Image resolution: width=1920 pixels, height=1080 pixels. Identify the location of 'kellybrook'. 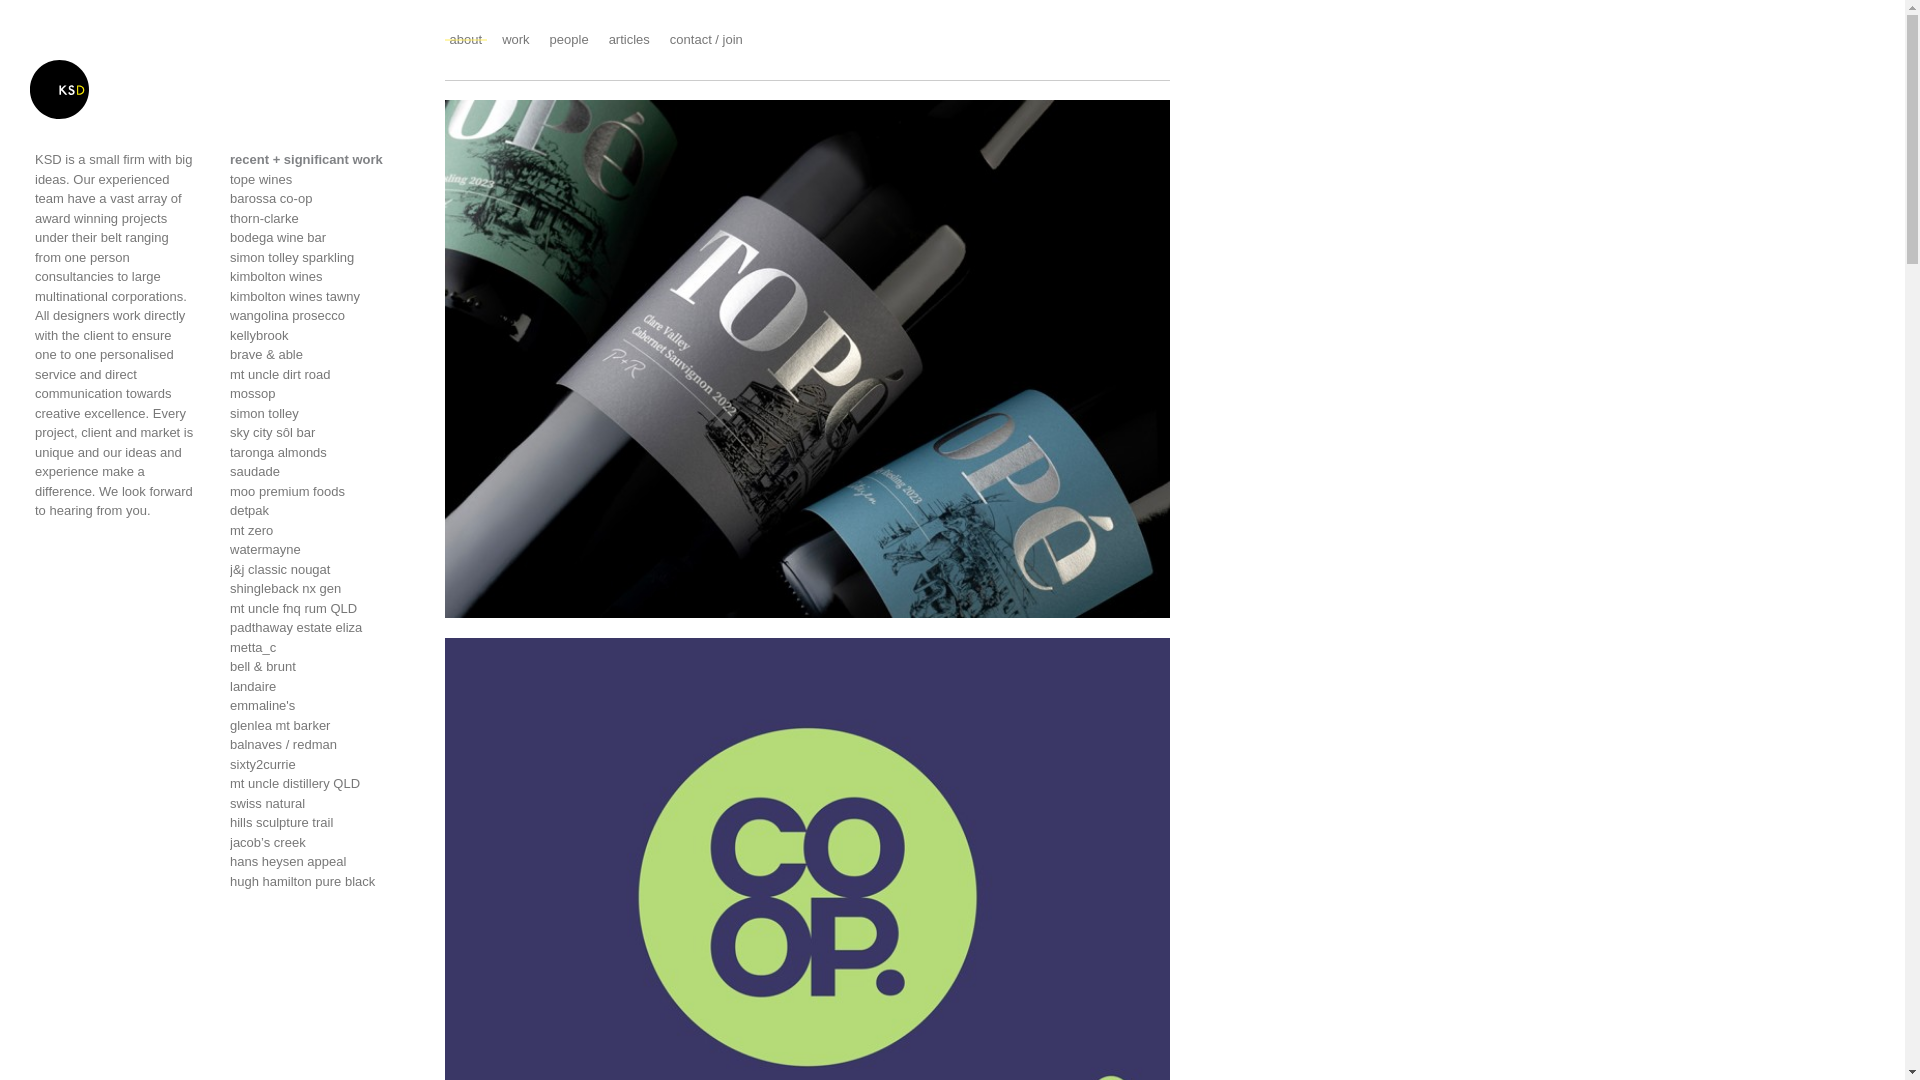
(320, 334).